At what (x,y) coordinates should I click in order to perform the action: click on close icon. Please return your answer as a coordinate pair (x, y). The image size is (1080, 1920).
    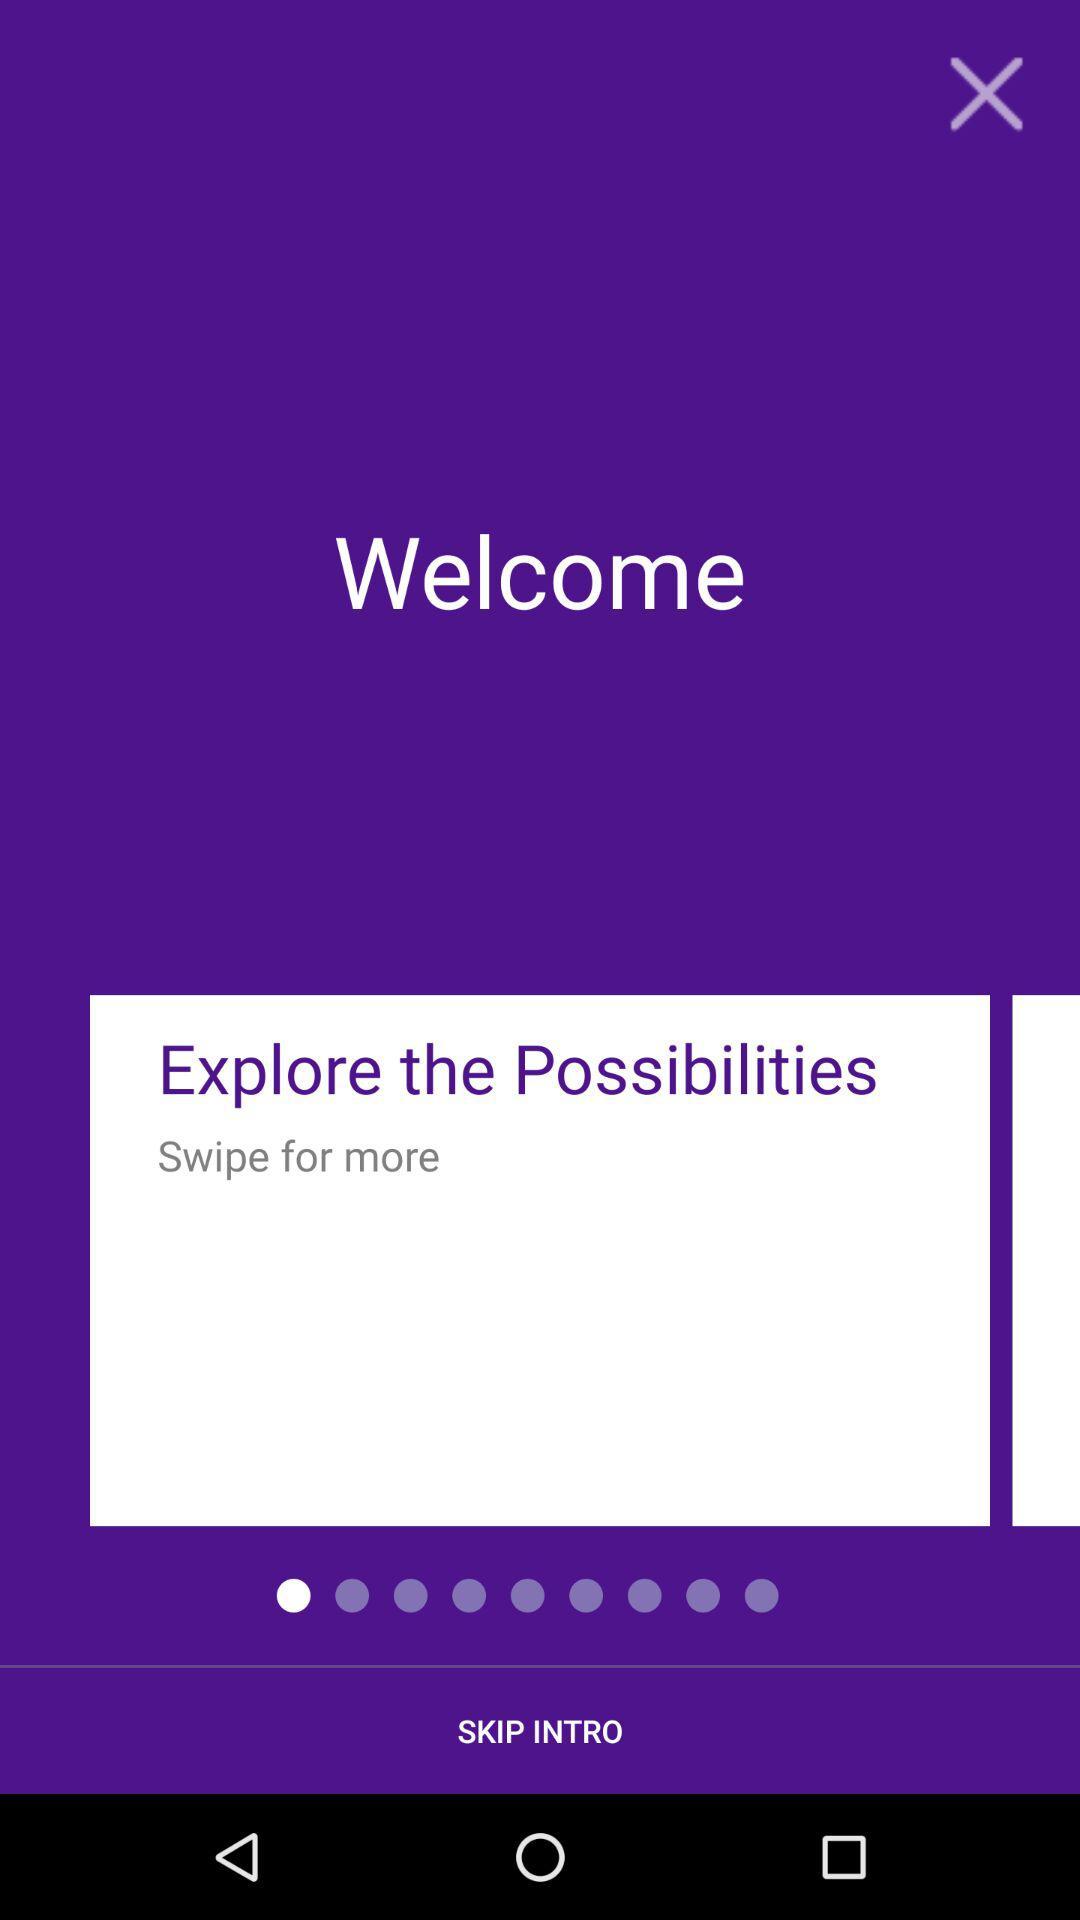
    Looking at the image, I should click on (985, 92).